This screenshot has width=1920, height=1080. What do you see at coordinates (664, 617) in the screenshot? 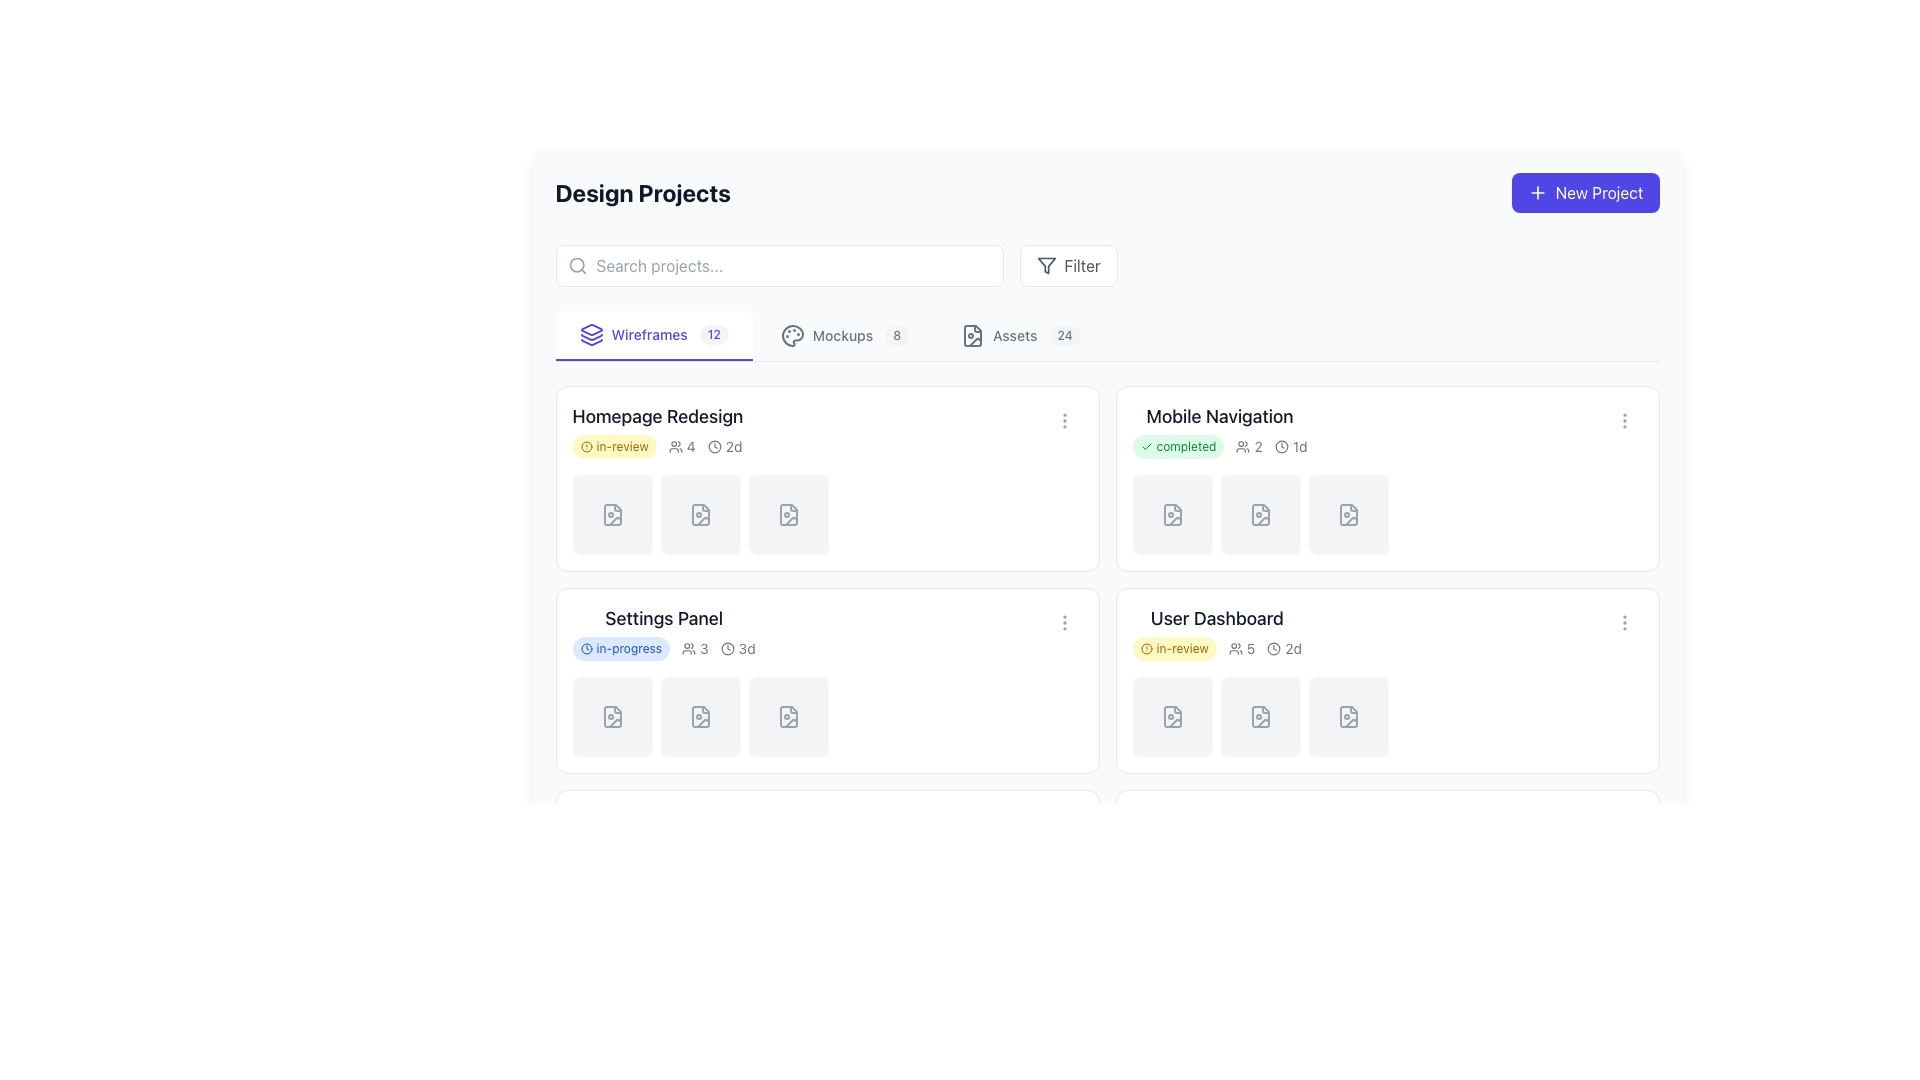
I see `the 'Settings Panel' text label, which is styled with a large, bold dark gray font and located at the top-center of the leftmost card in the second row of the grid layout` at bounding box center [664, 617].